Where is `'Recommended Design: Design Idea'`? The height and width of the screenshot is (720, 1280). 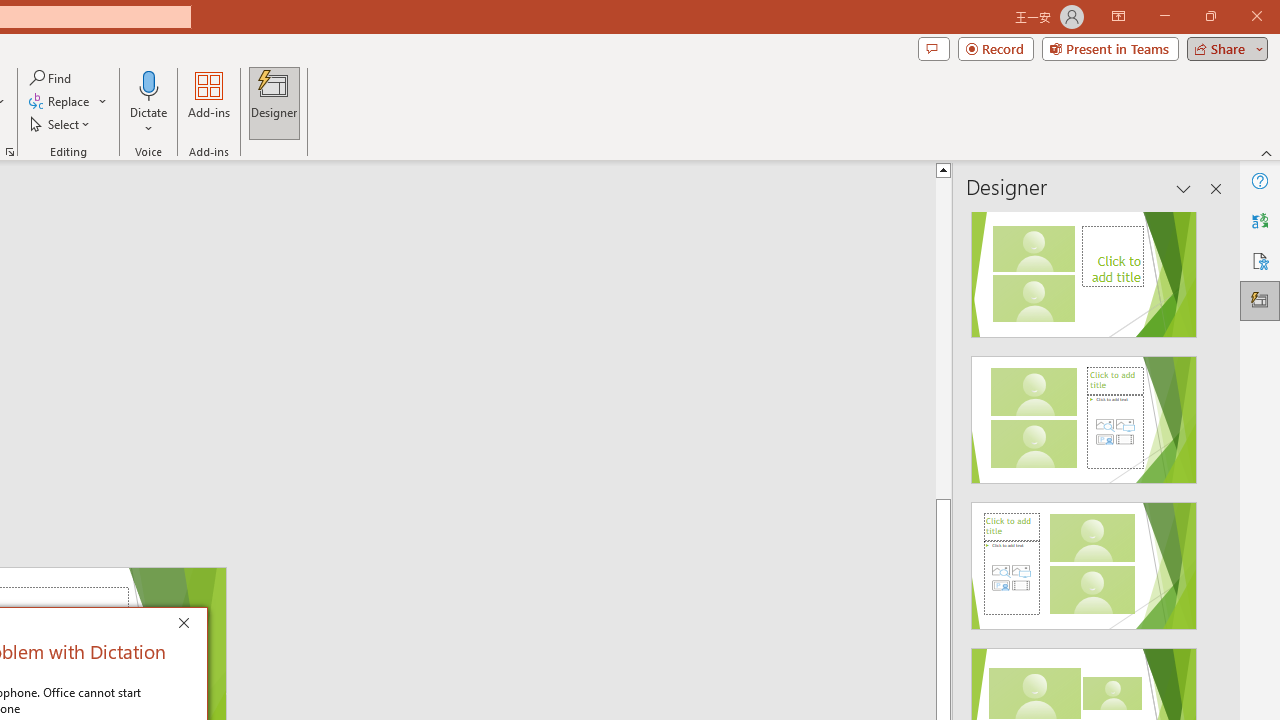
'Recommended Design: Design Idea' is located at coordinates (1083, 267).